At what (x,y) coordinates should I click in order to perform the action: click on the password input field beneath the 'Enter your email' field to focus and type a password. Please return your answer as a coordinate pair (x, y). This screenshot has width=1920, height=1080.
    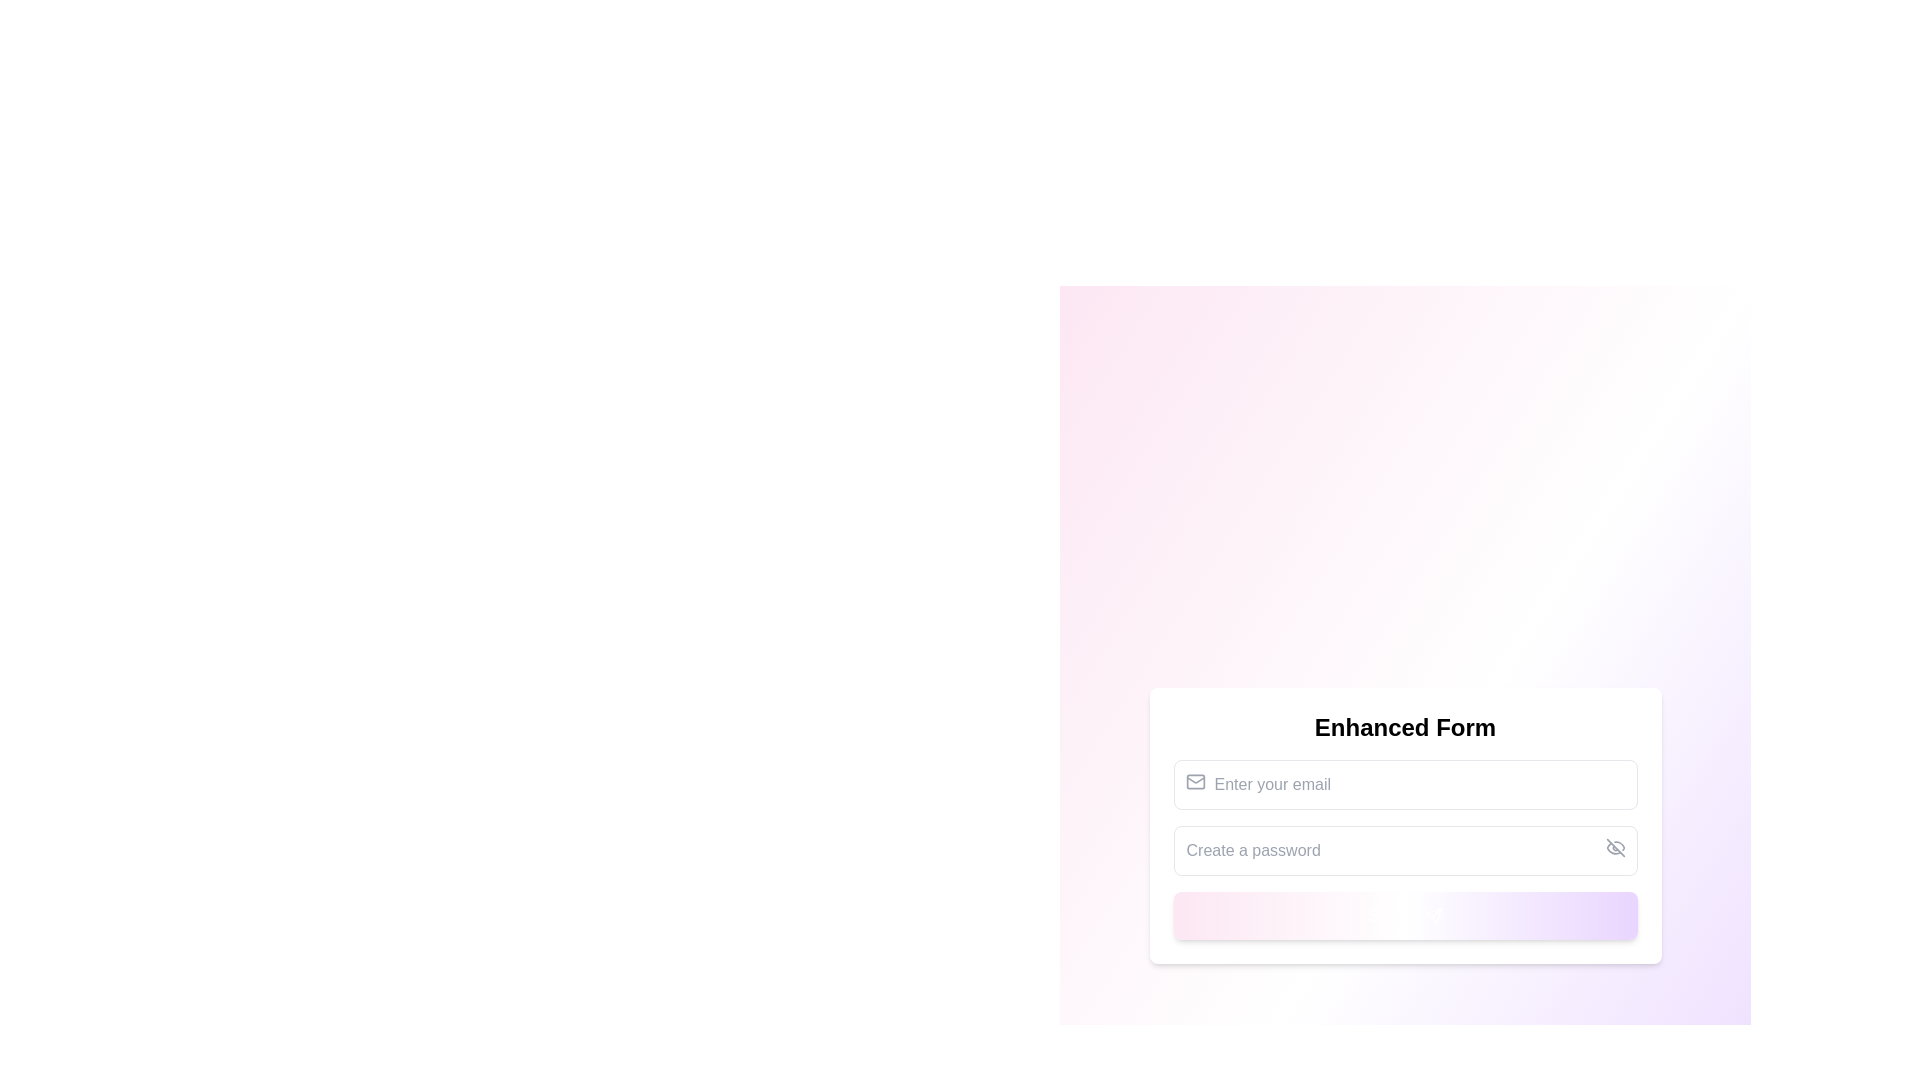
    Looking at the image, I should click on (1404, 825).